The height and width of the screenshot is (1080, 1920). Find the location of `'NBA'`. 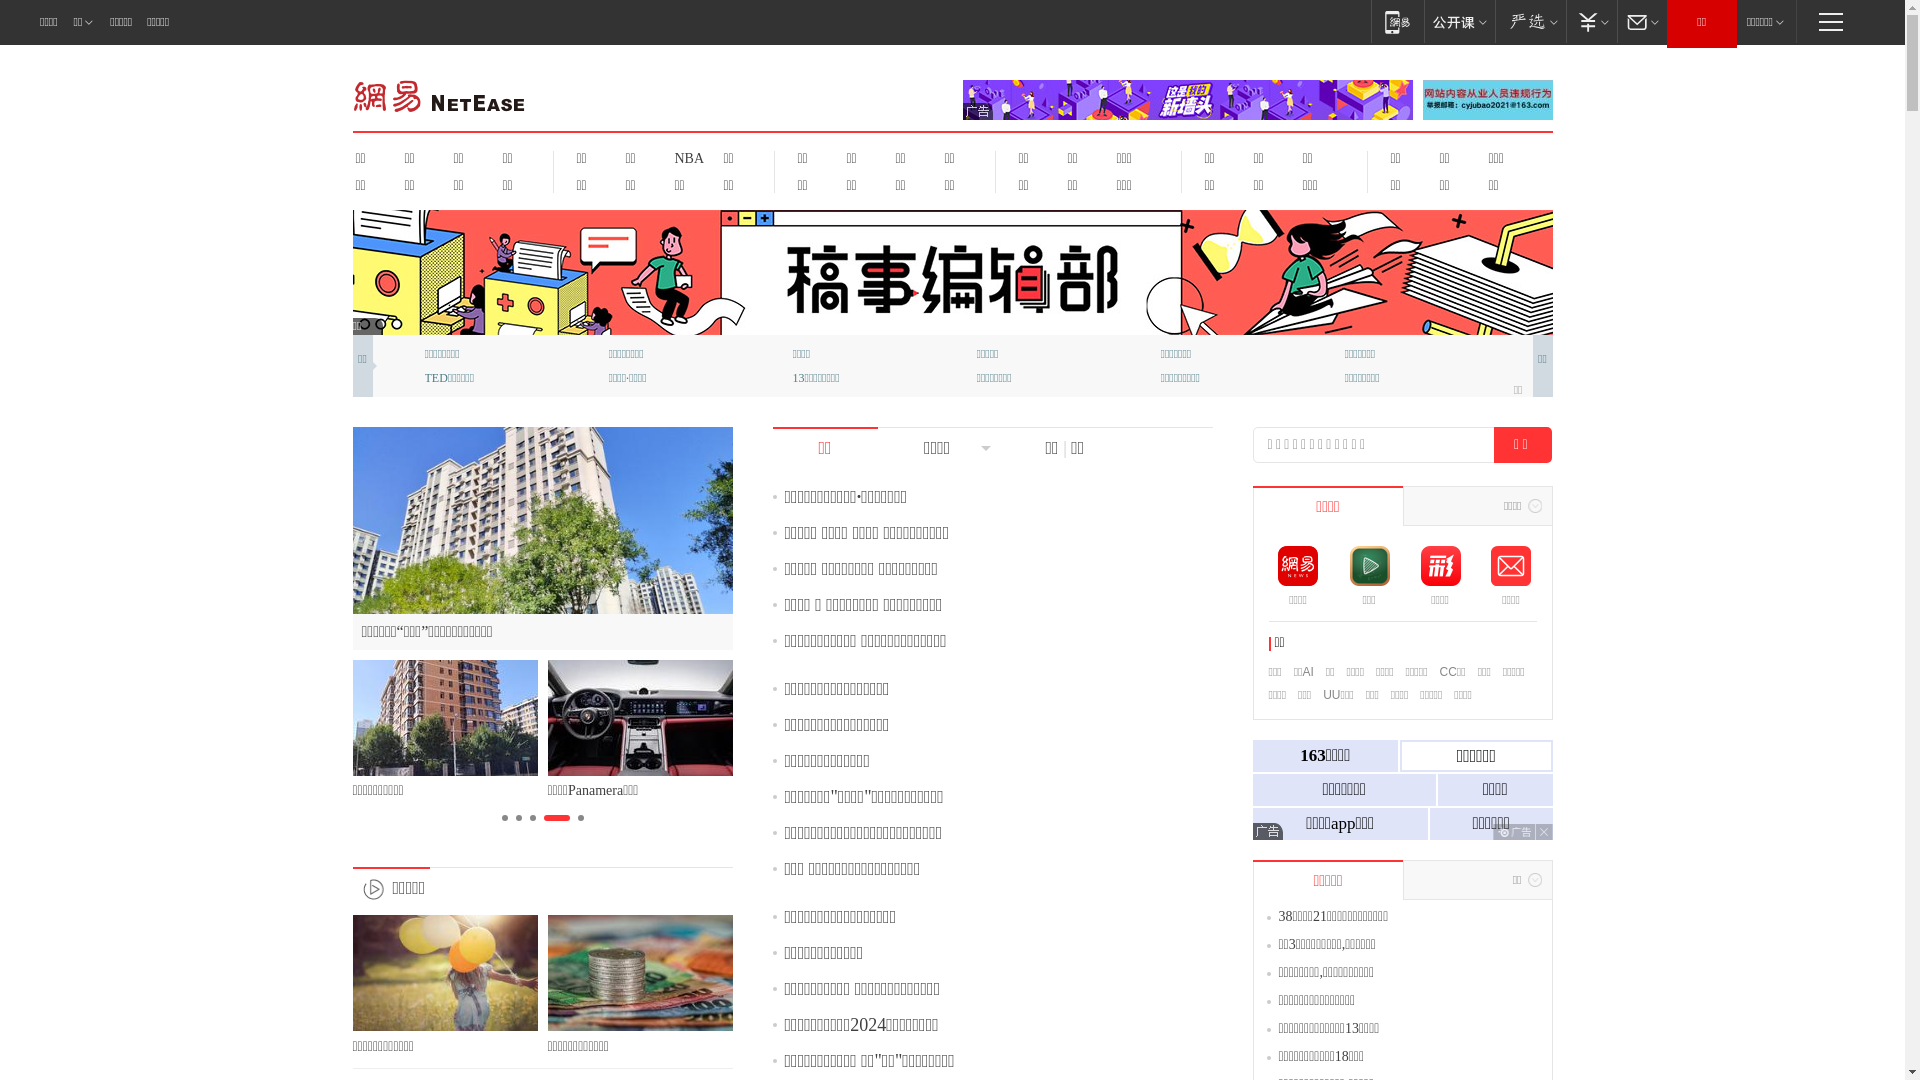

'NBA' is located at coordinates (686, 157).